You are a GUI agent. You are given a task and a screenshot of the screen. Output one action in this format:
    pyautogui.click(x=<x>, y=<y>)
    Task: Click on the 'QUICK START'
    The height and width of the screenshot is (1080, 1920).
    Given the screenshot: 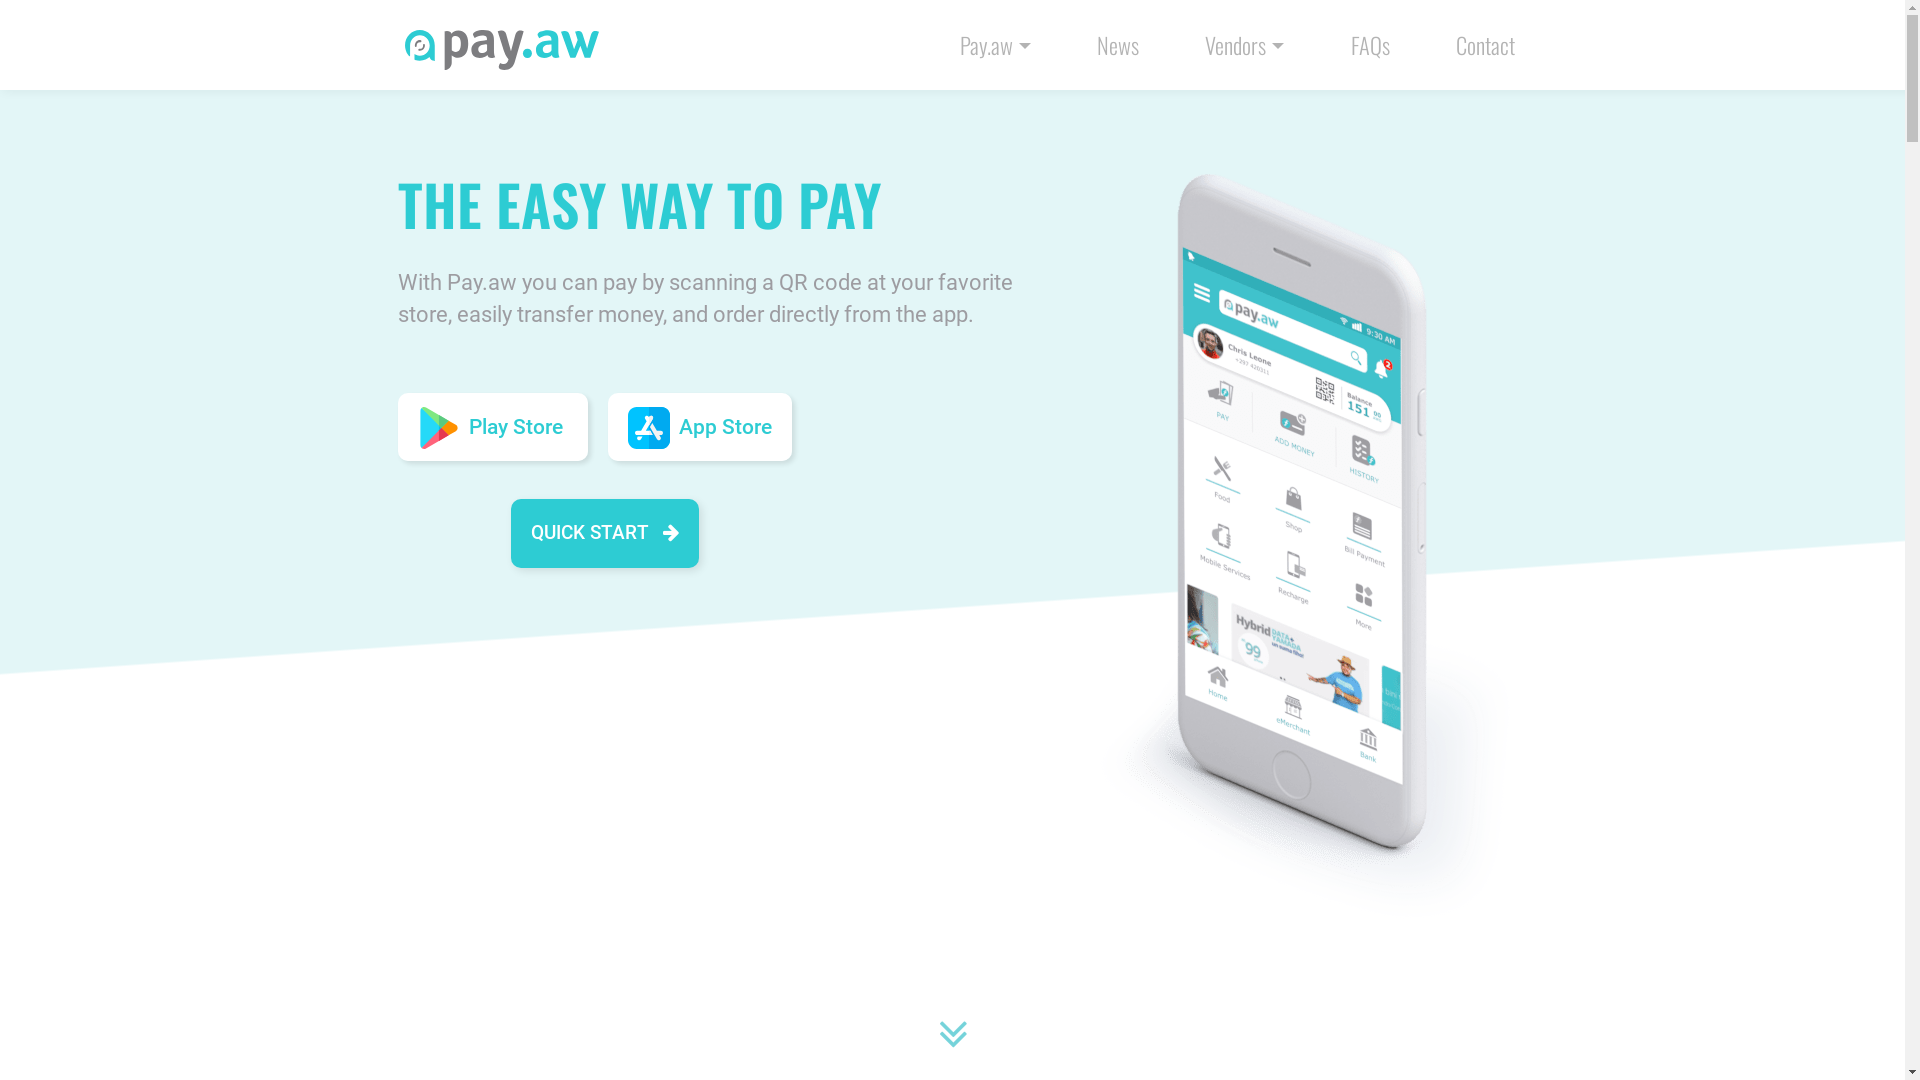 What is the action you would take?
    pyautogui.click(x=603, y=532)
    